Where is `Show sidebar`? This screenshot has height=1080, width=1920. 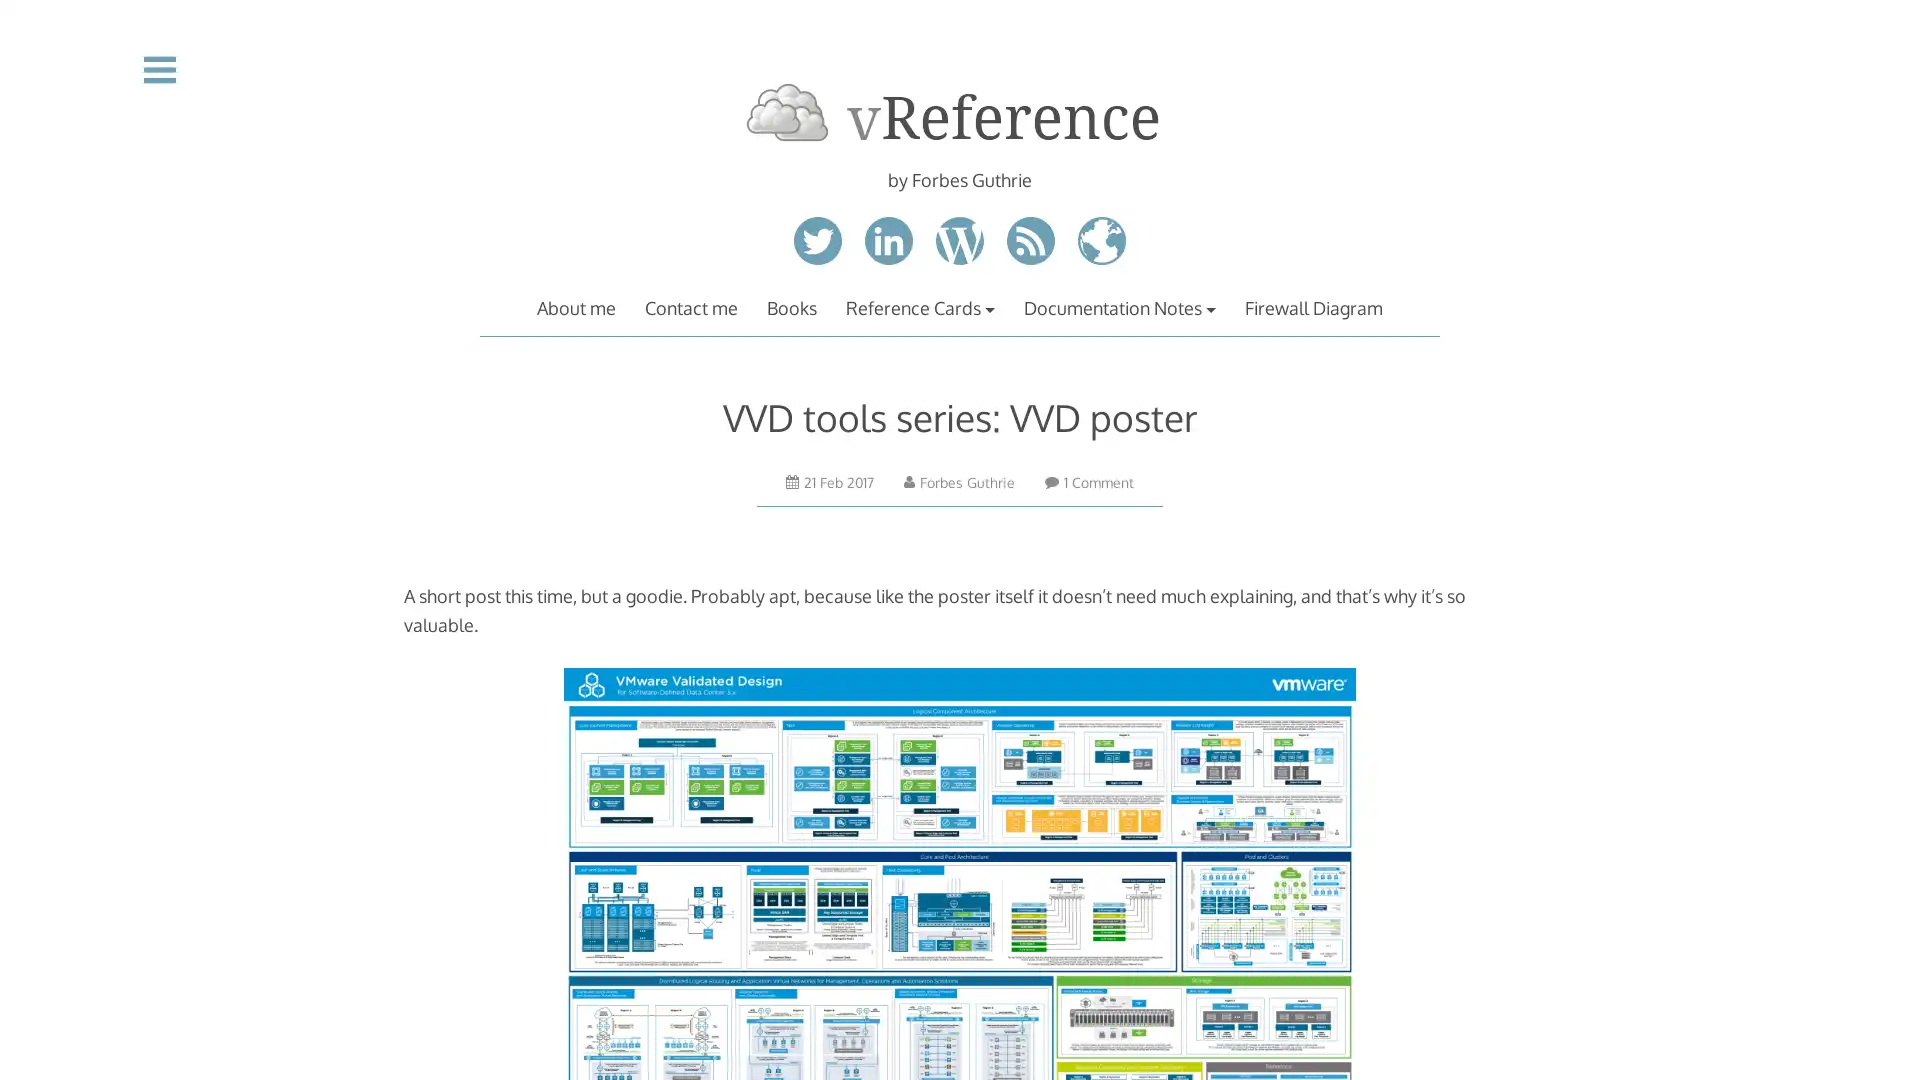 Show sidebar is located at coordinates (158, 68).